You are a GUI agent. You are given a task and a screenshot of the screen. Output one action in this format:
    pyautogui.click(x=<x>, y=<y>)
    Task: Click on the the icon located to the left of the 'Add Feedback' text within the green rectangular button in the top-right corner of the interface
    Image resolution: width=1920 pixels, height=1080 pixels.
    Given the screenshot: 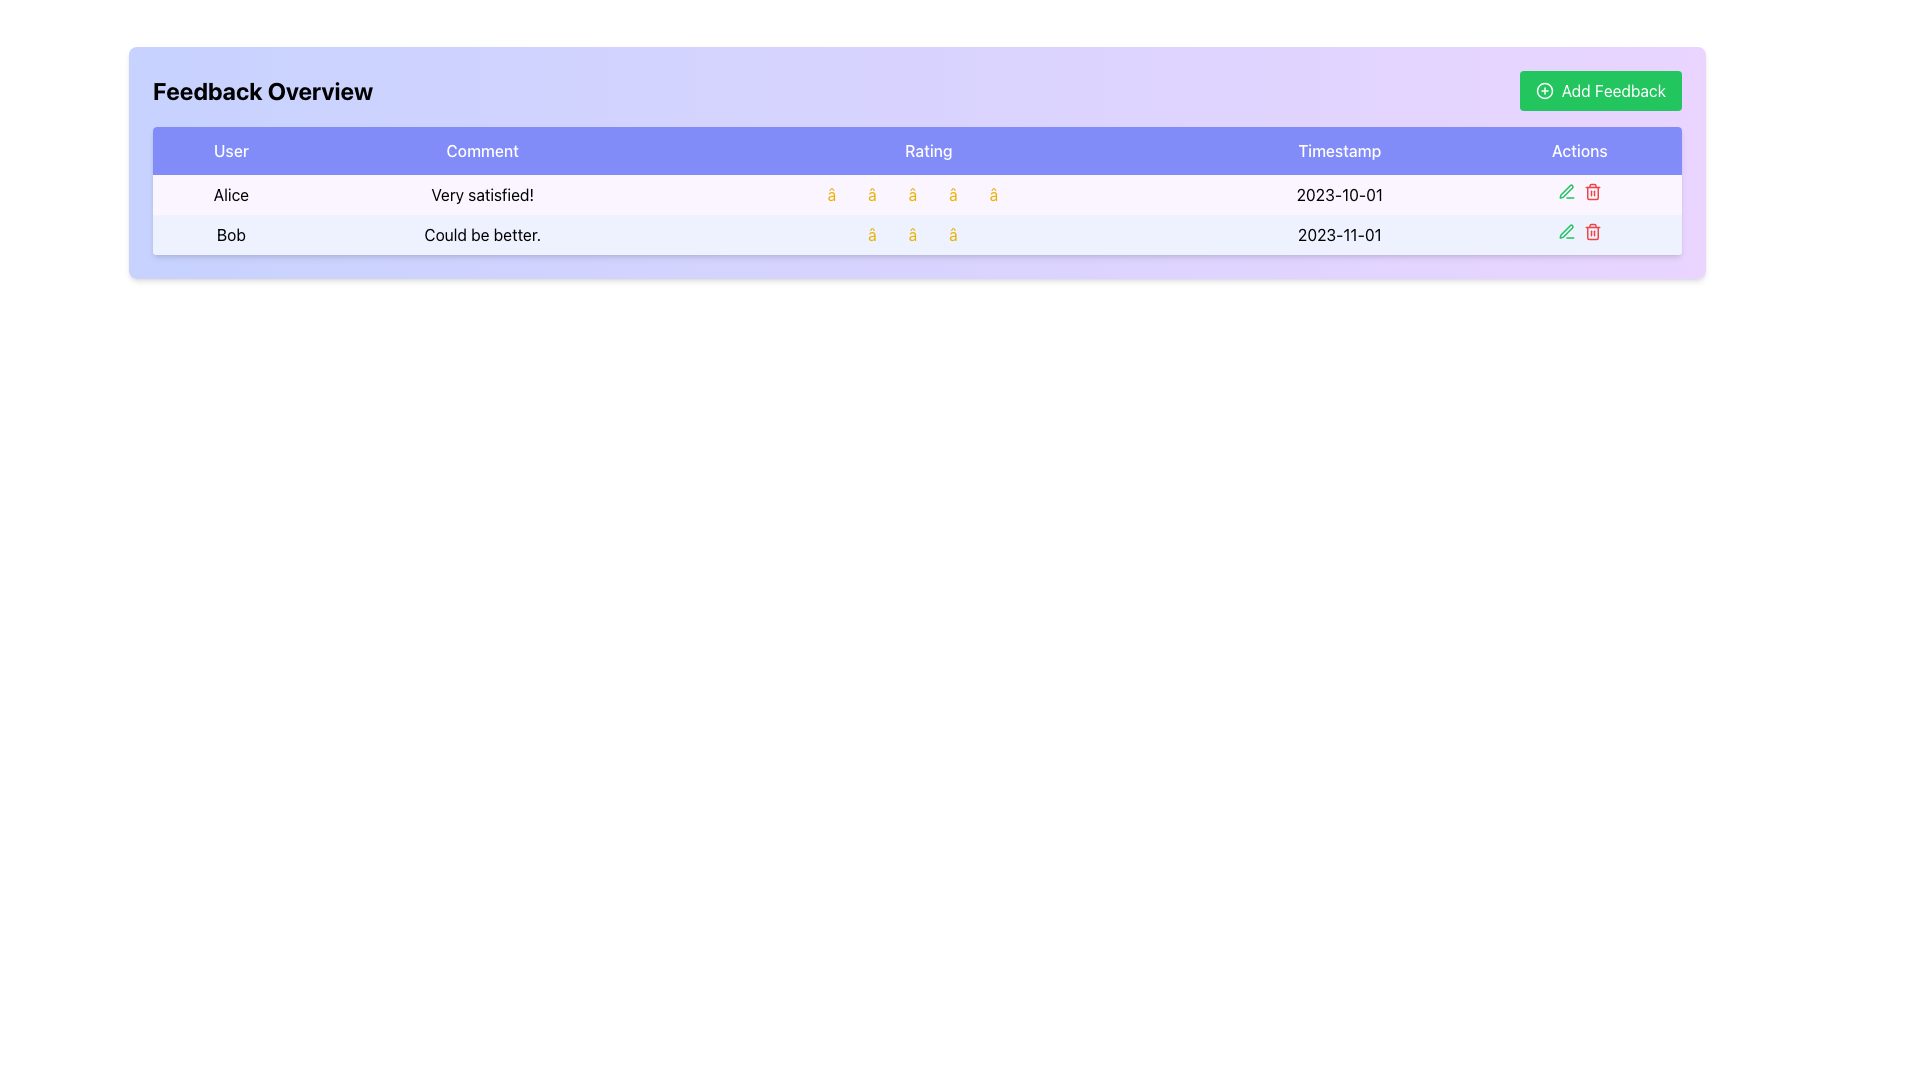 What is the action you would take?
    pyautogui.click(x=1543, y=91)
    